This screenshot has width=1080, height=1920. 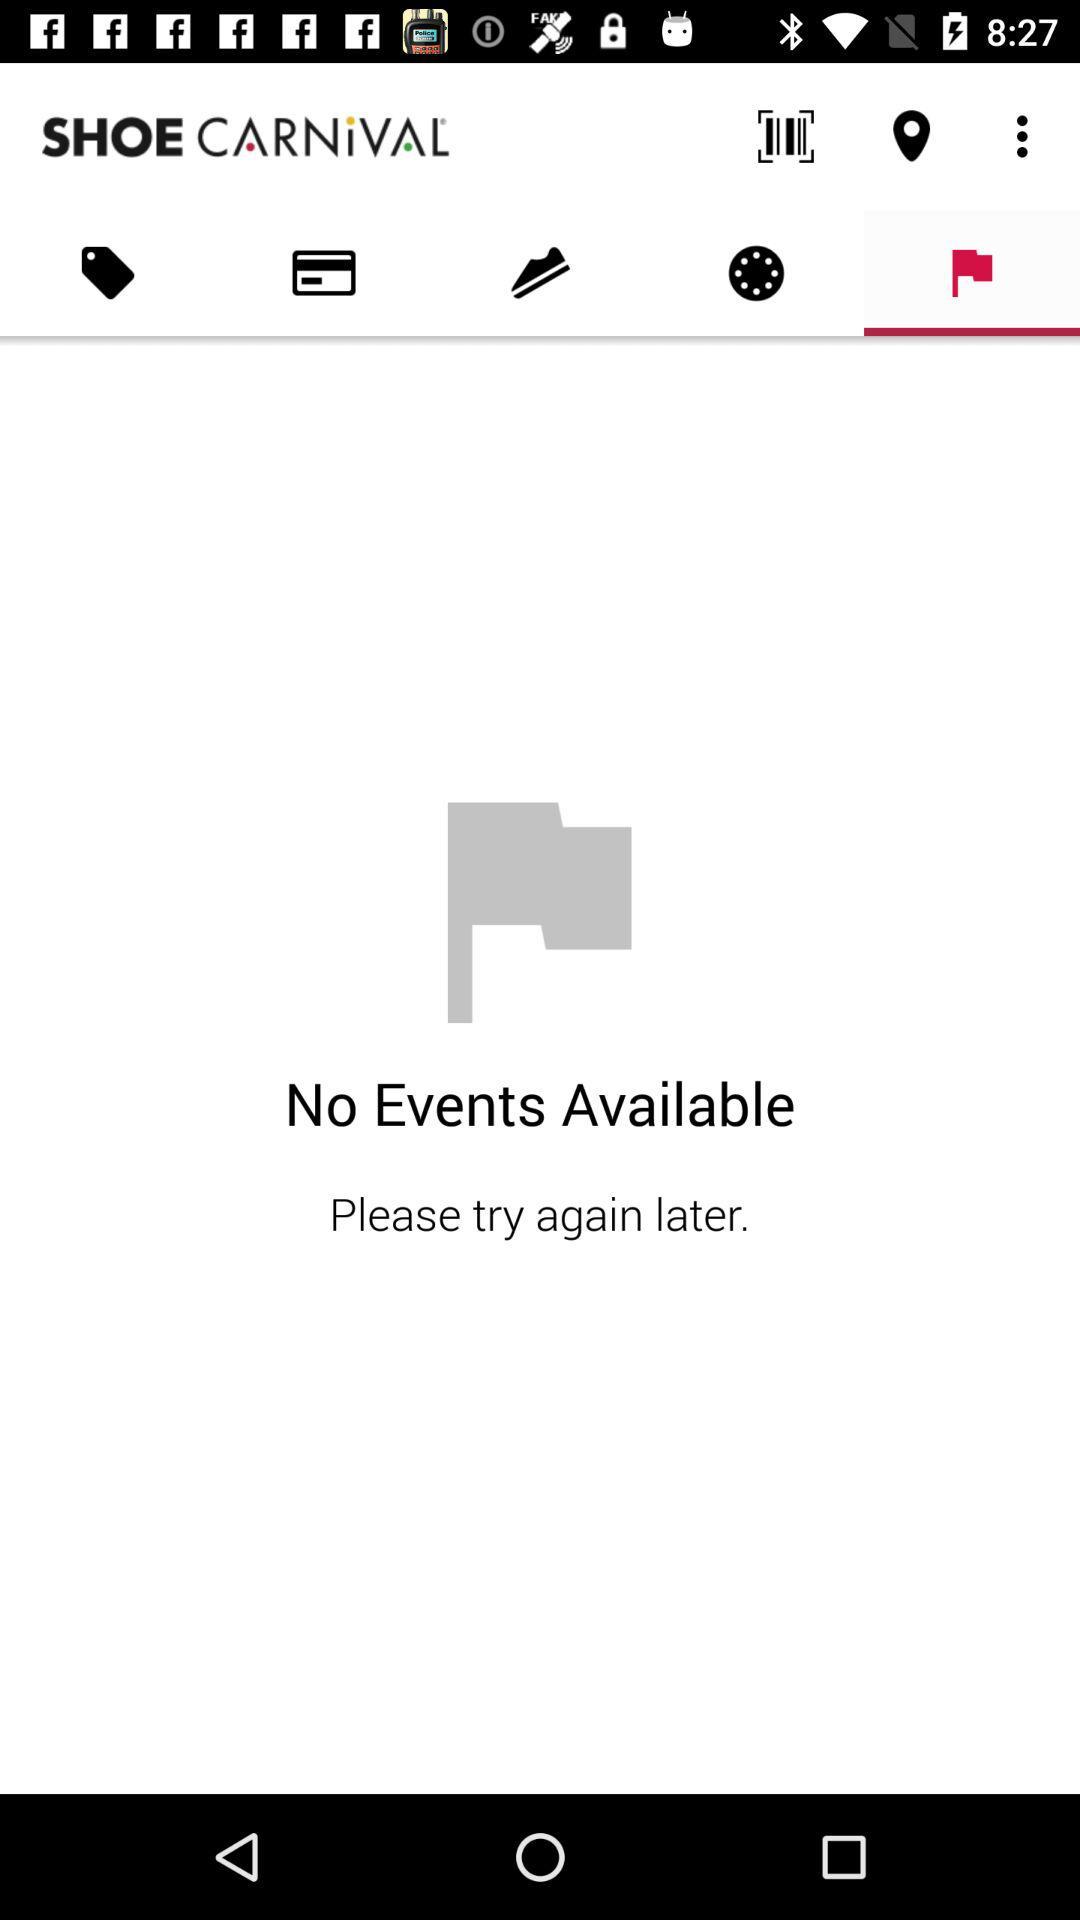 What do you see at coordinates (108, 272) in the screenshot?
I see `tag icon below shoe carnival on the page` at bounding box center [108, 272].